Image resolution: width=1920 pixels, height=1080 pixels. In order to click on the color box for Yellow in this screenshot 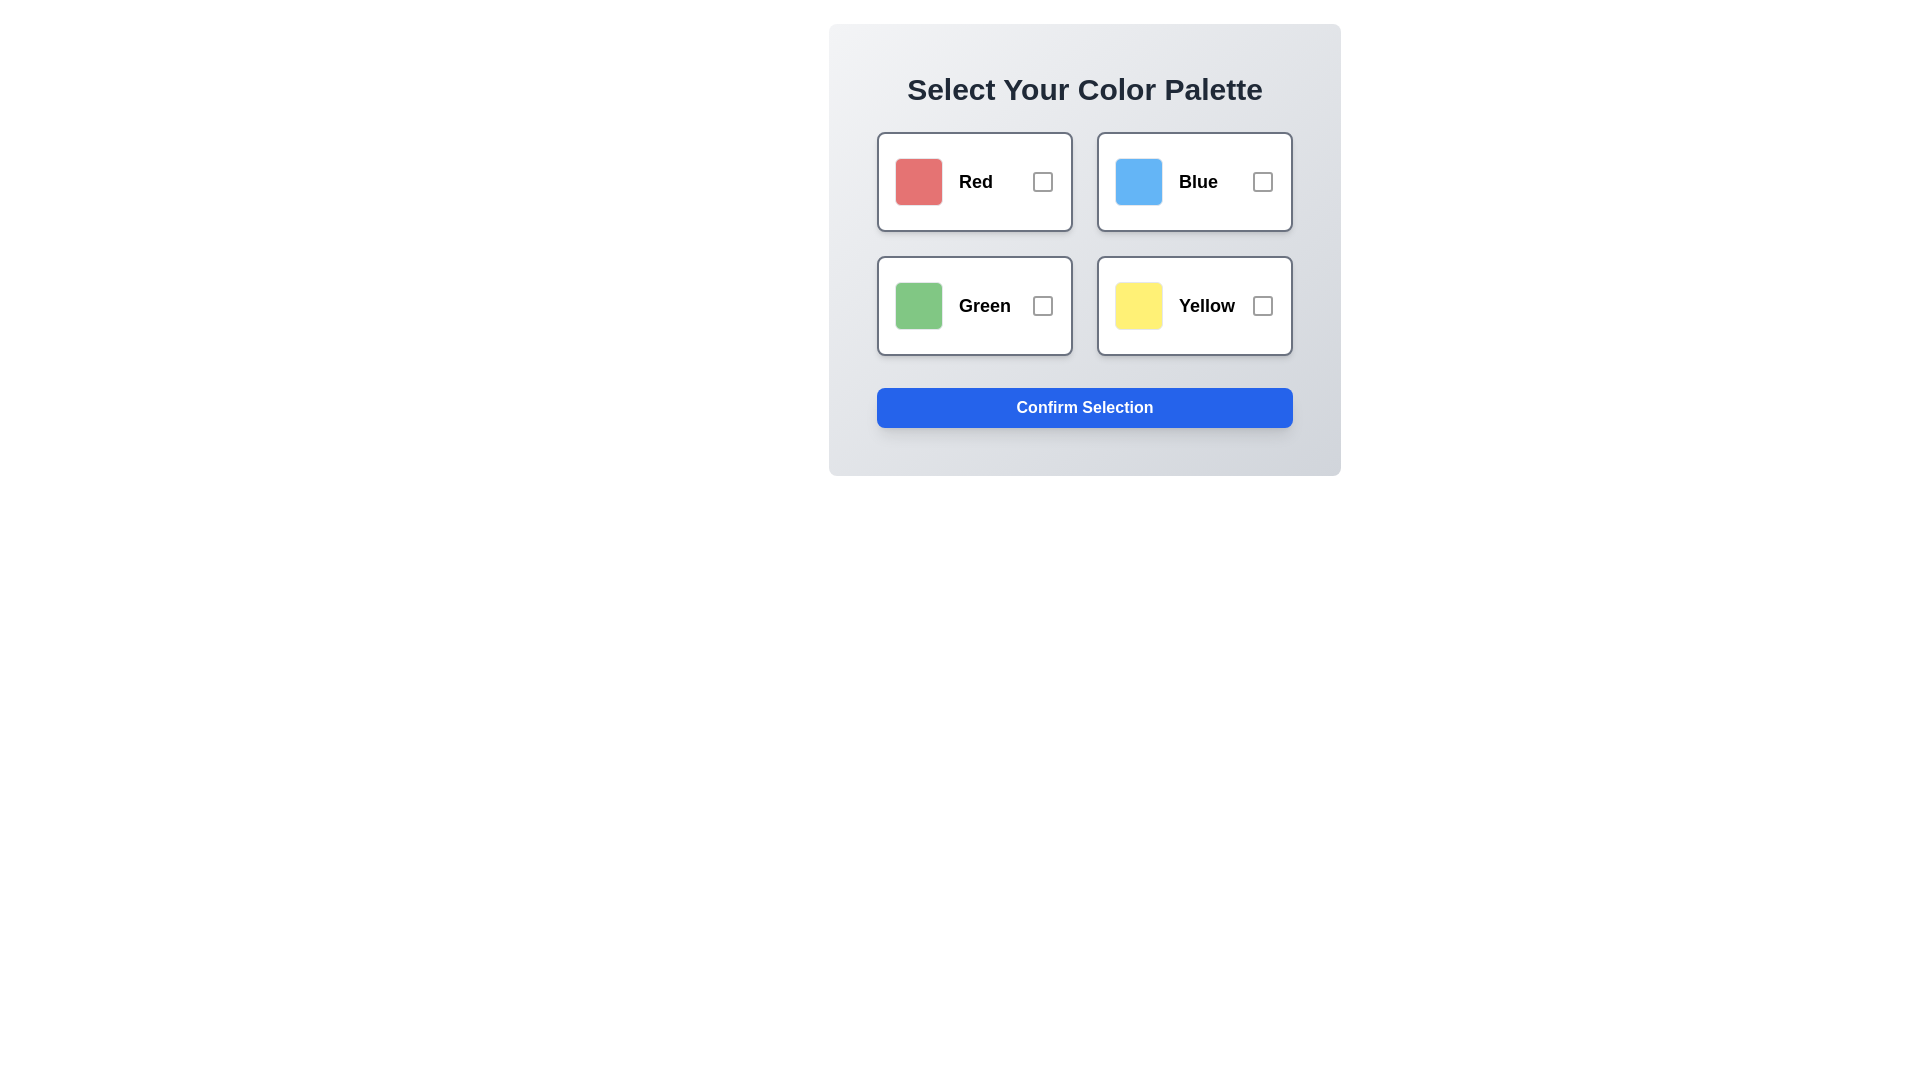, I will do `click(1195, 305)`.